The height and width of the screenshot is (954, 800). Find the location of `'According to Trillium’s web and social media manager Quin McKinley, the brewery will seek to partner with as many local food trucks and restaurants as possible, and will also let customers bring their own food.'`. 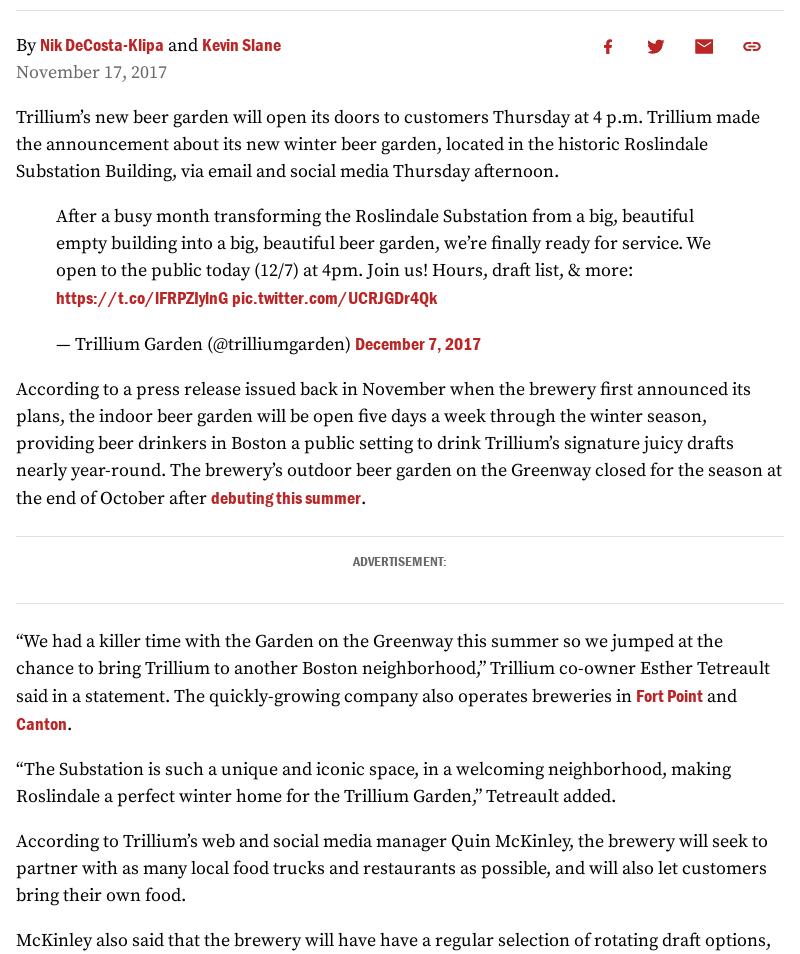

'According to Trillium’s web and social media manager Quin McKinley, the brewery will seek to partner with as many local food trucks and restaurants as possible, and will also let customers bring their own food.' is located at coordinates (391, 868).